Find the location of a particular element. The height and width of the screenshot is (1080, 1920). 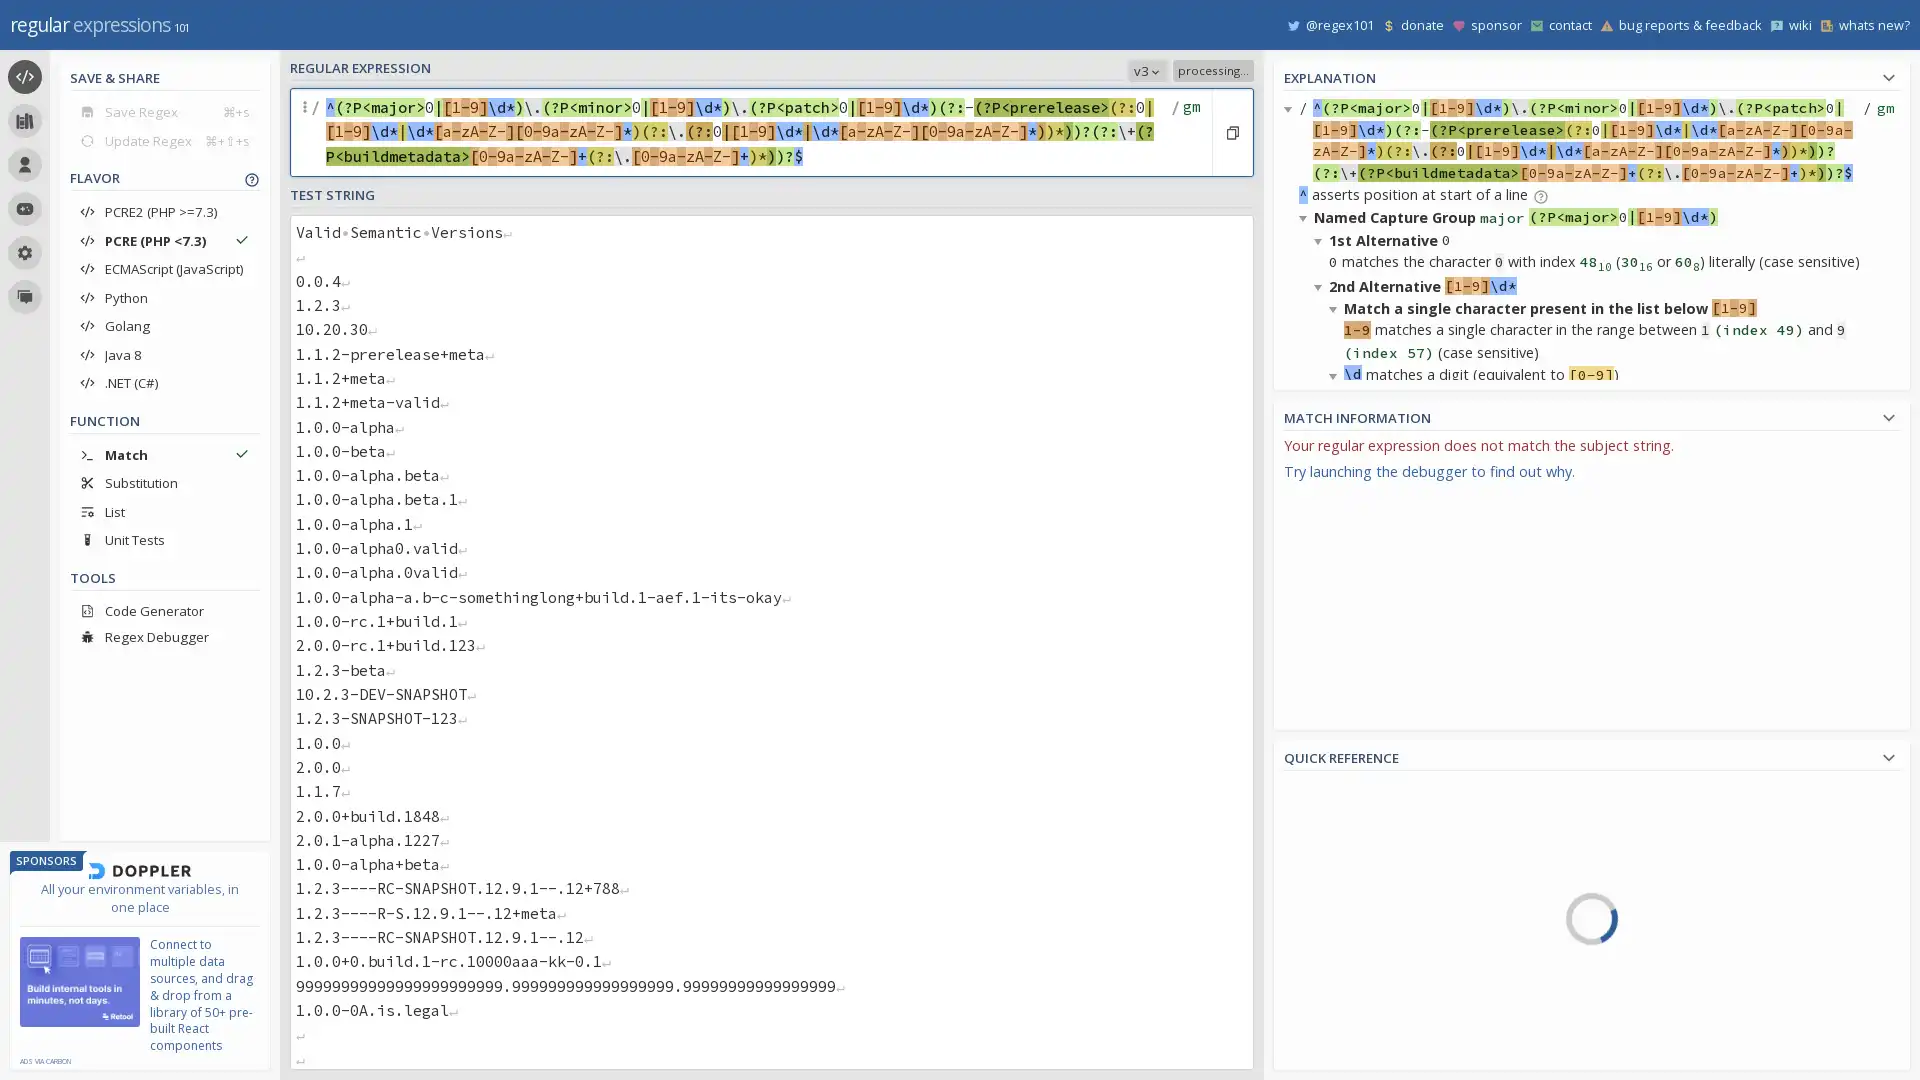

EXPLANATION is located at coordinates (1591, 74).